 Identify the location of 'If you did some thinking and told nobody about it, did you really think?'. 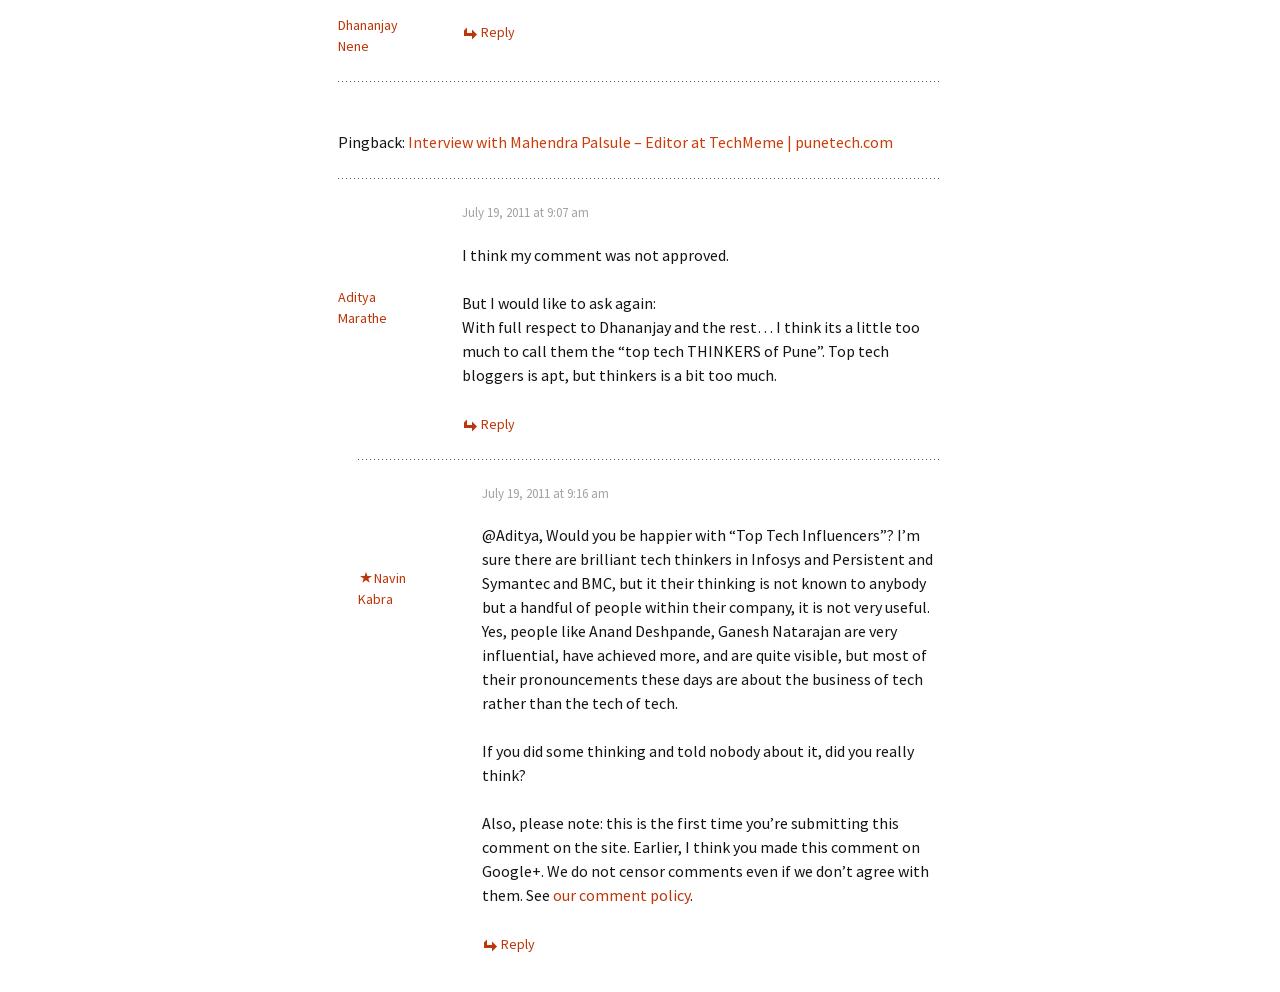
(697, 762).